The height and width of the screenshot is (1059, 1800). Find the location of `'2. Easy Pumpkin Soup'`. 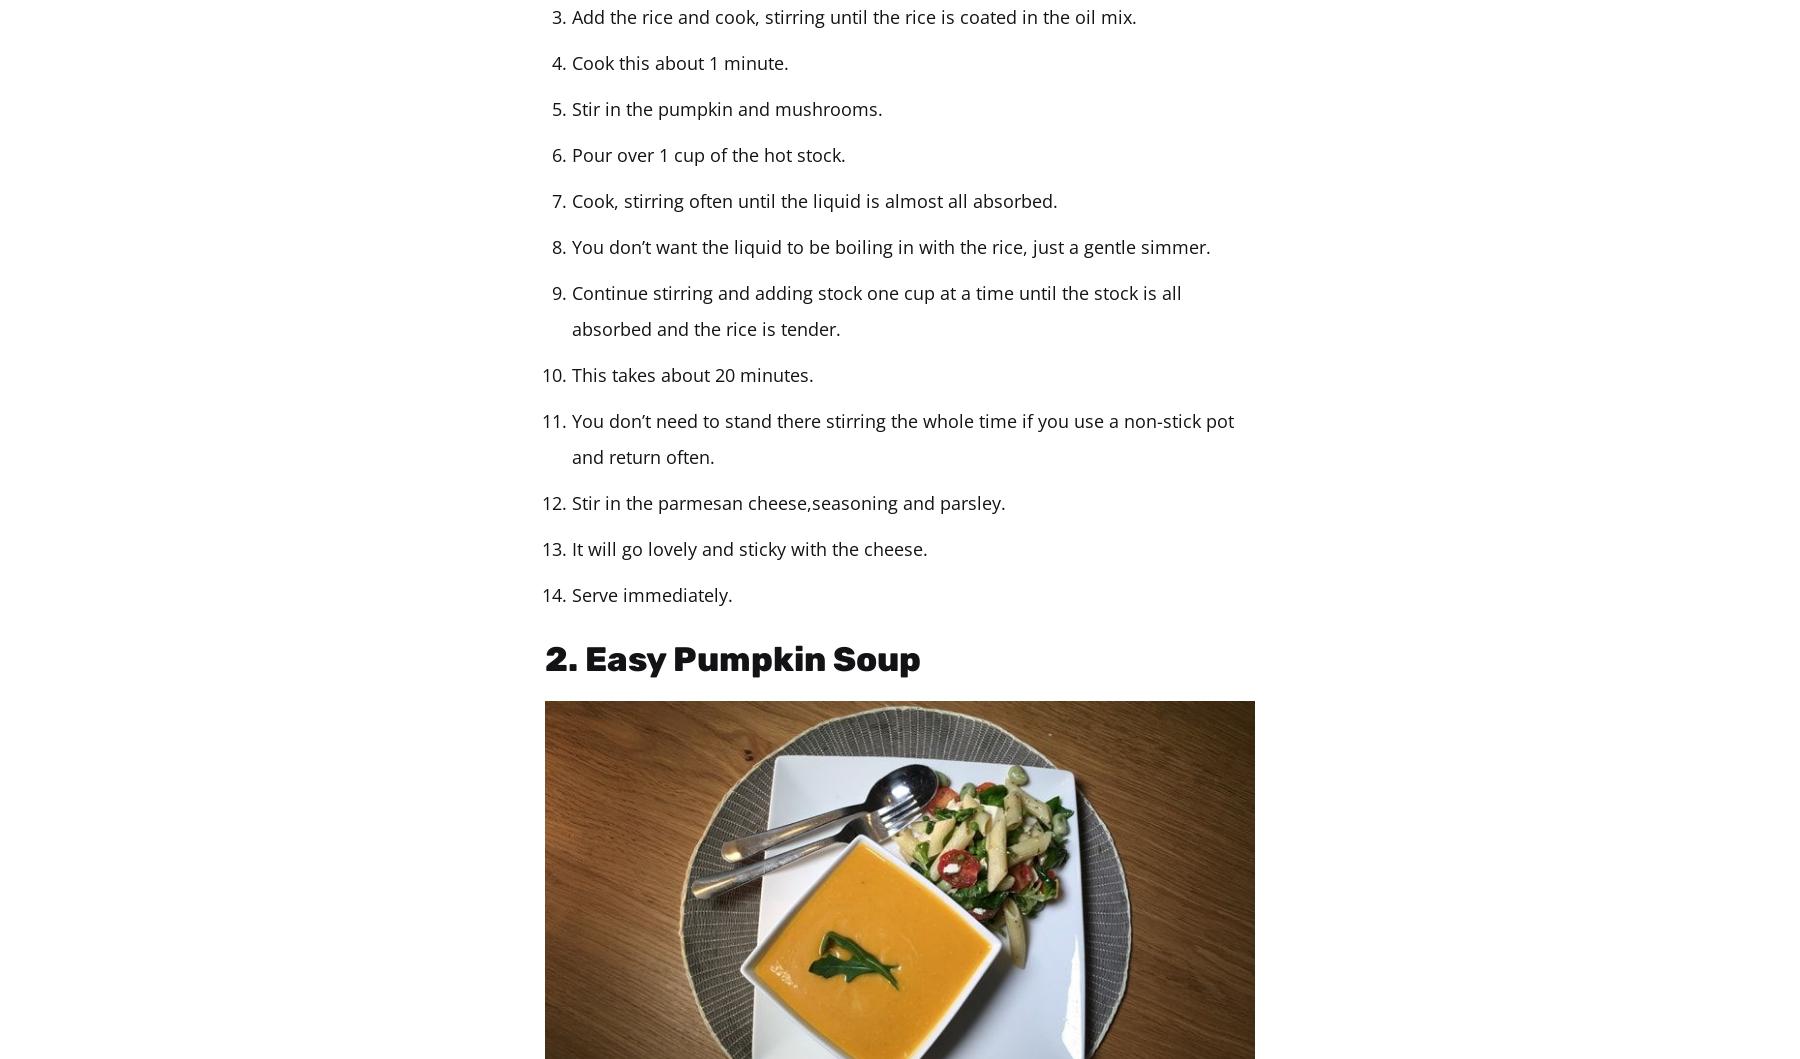

'2. Easy Pumpkin Soup' is located at coordinates (731, 659).